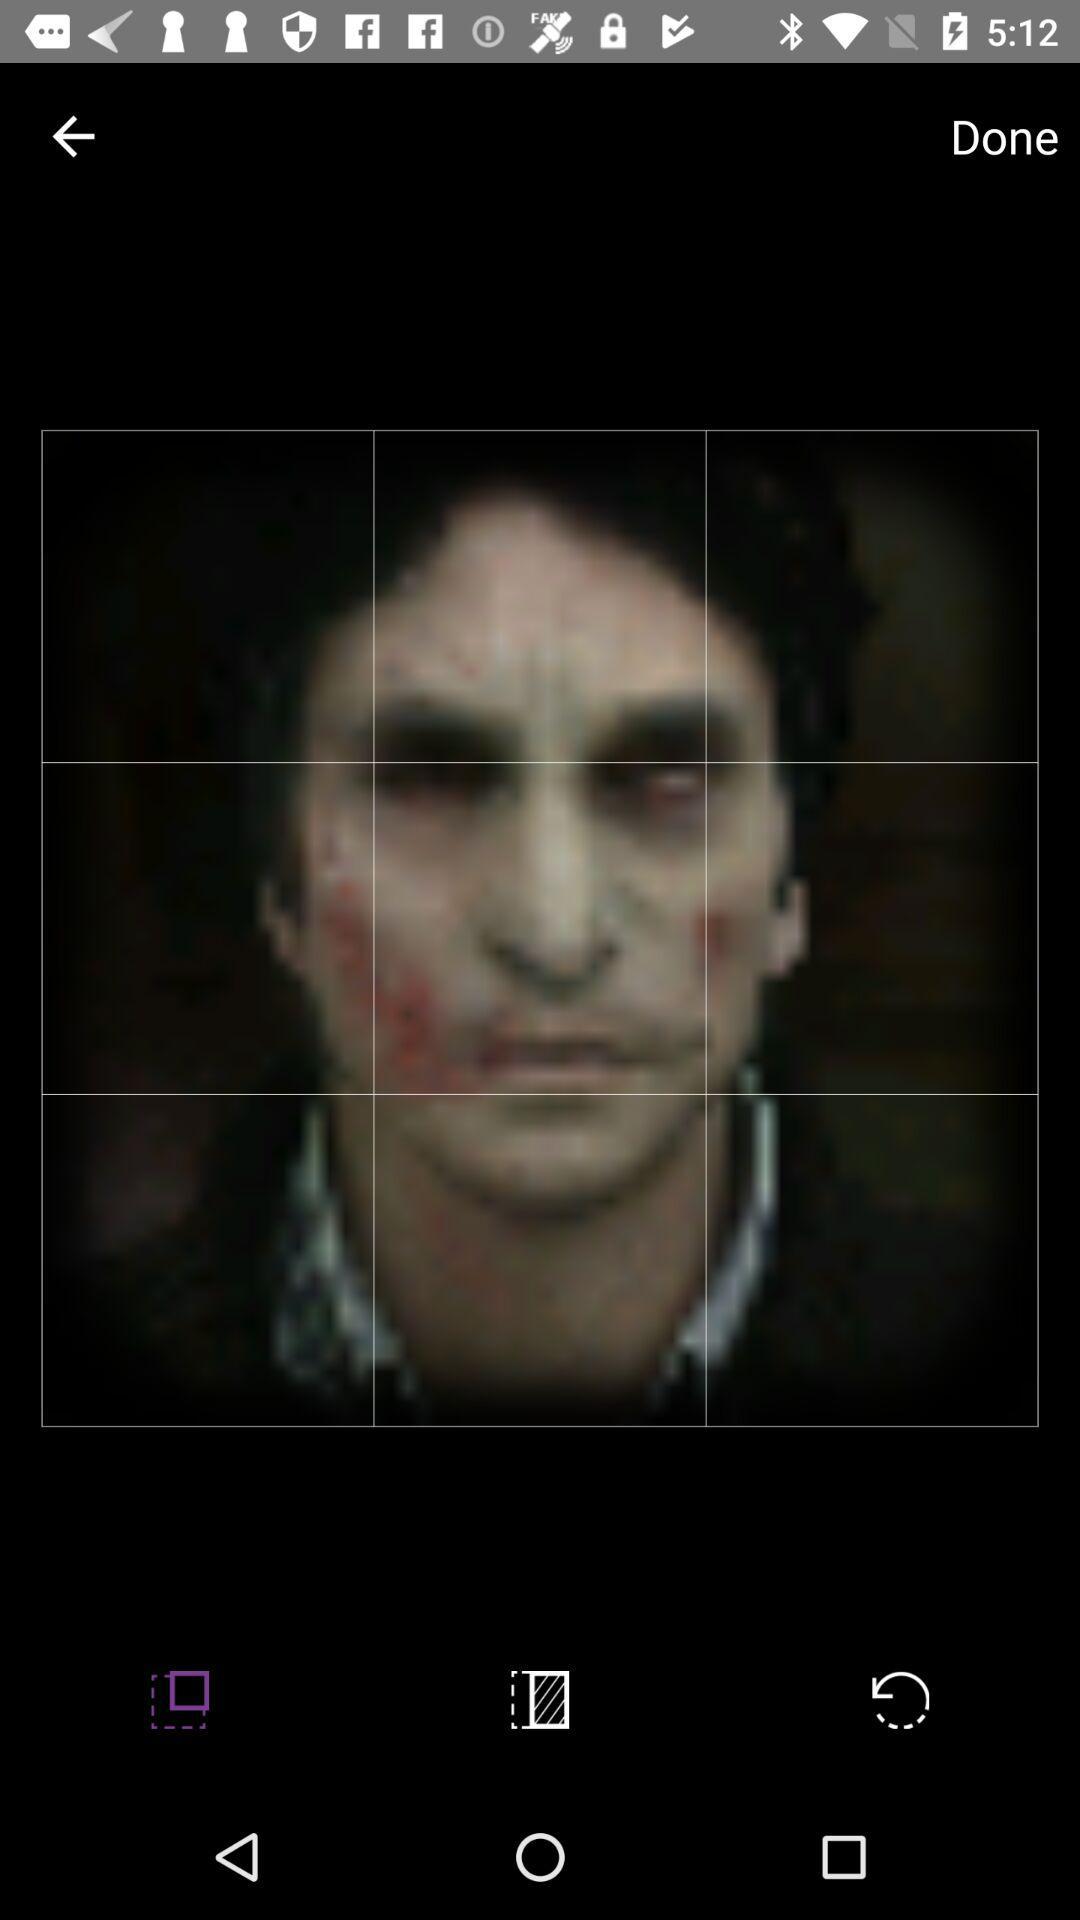  What do you see at coordinates (180, 1698) in the screenshot?
I see `resize` at bounding box center [180, 1698].